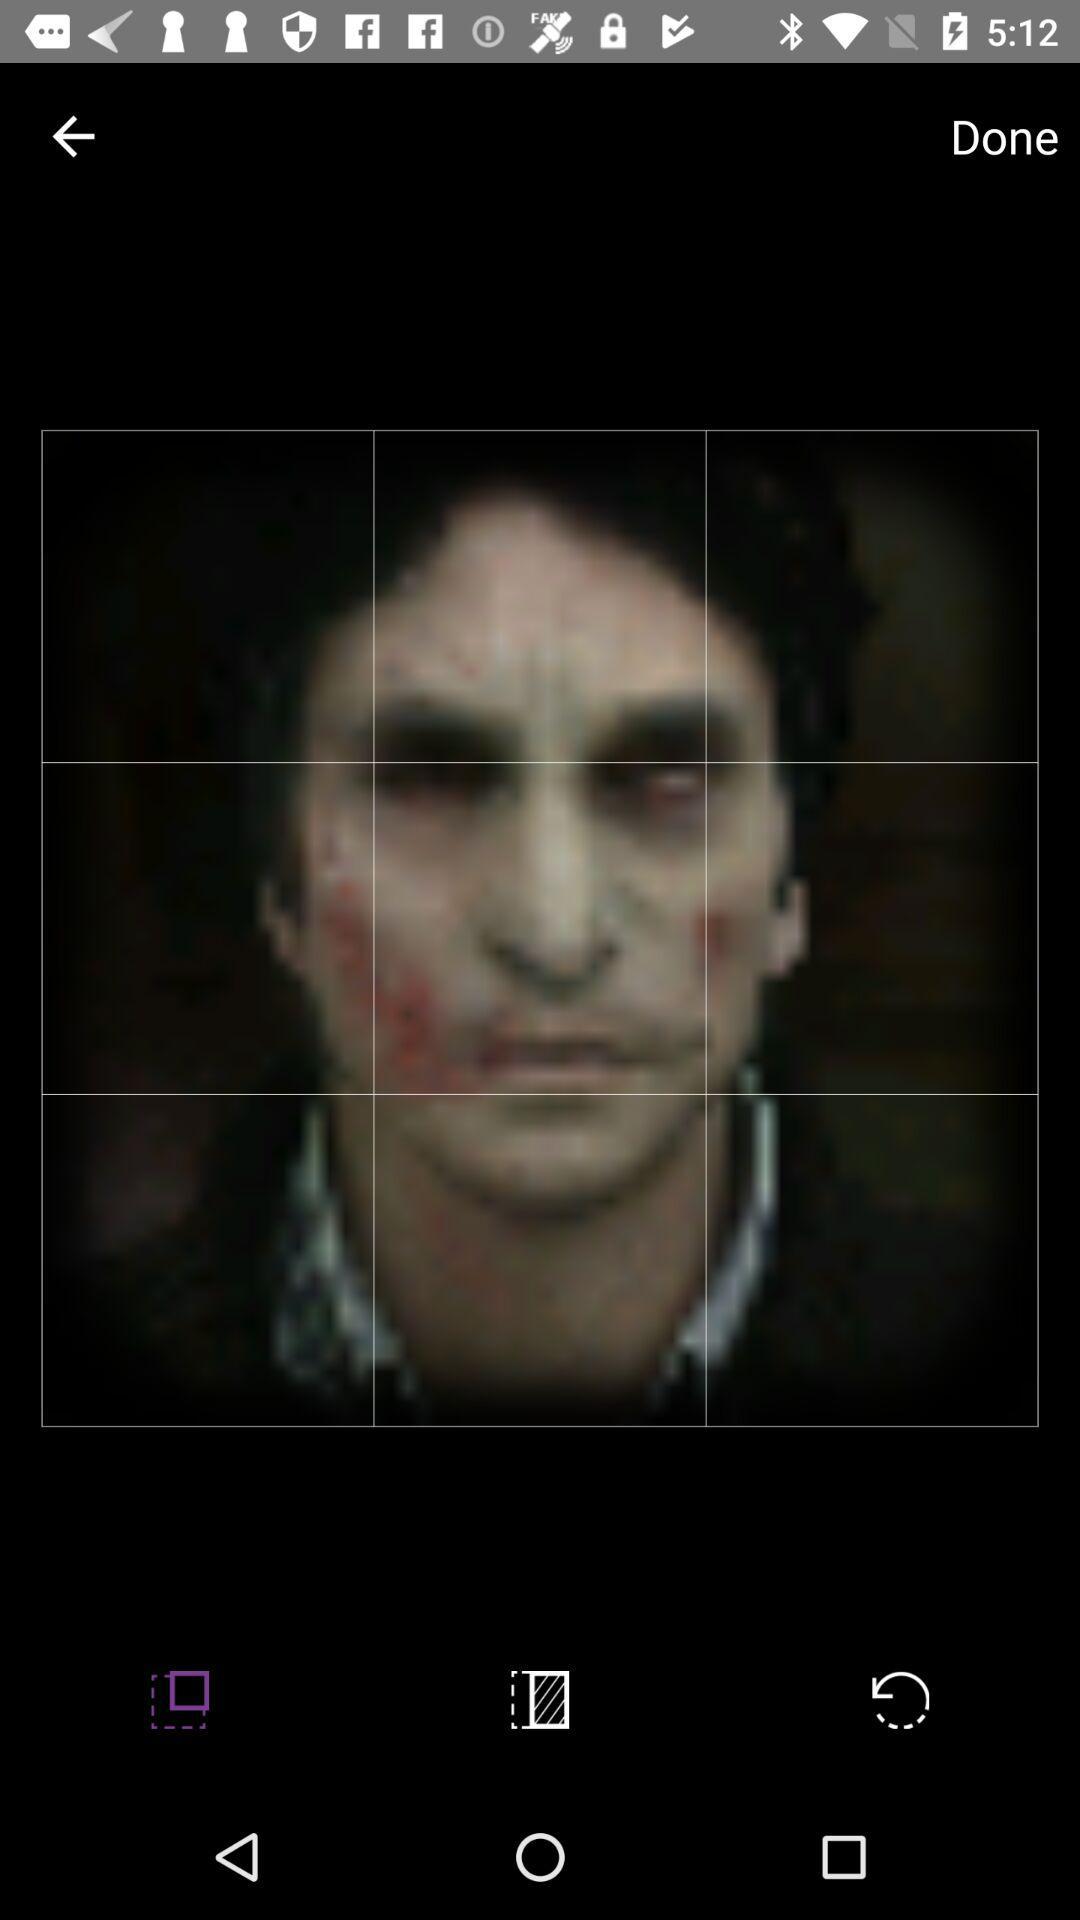  What do you see at coordinates (180, 1698) in the screenshot?
I see `resize` at bounding box center [180, 1698].